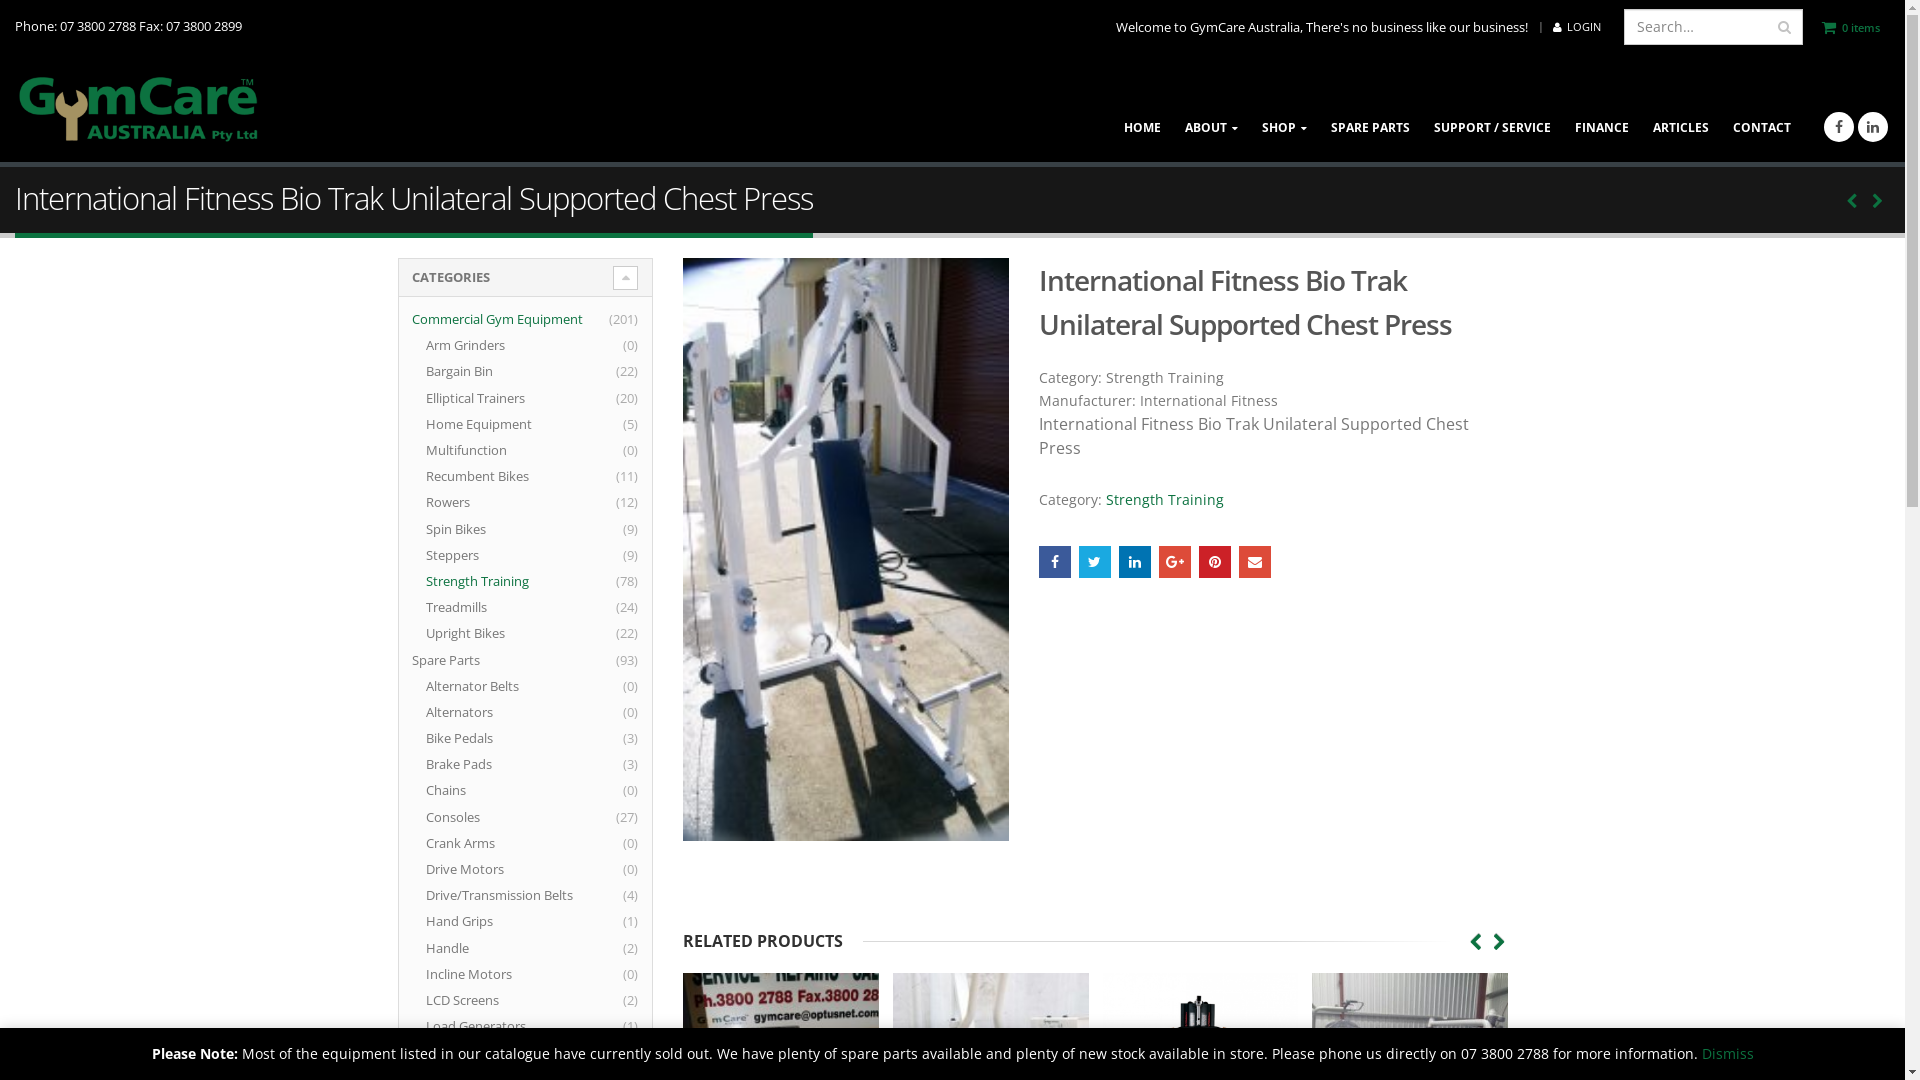  What do you see at coordinates (1784, 27) in the screenshot?
I see `'Search'` at bounding box center [1784, 27].